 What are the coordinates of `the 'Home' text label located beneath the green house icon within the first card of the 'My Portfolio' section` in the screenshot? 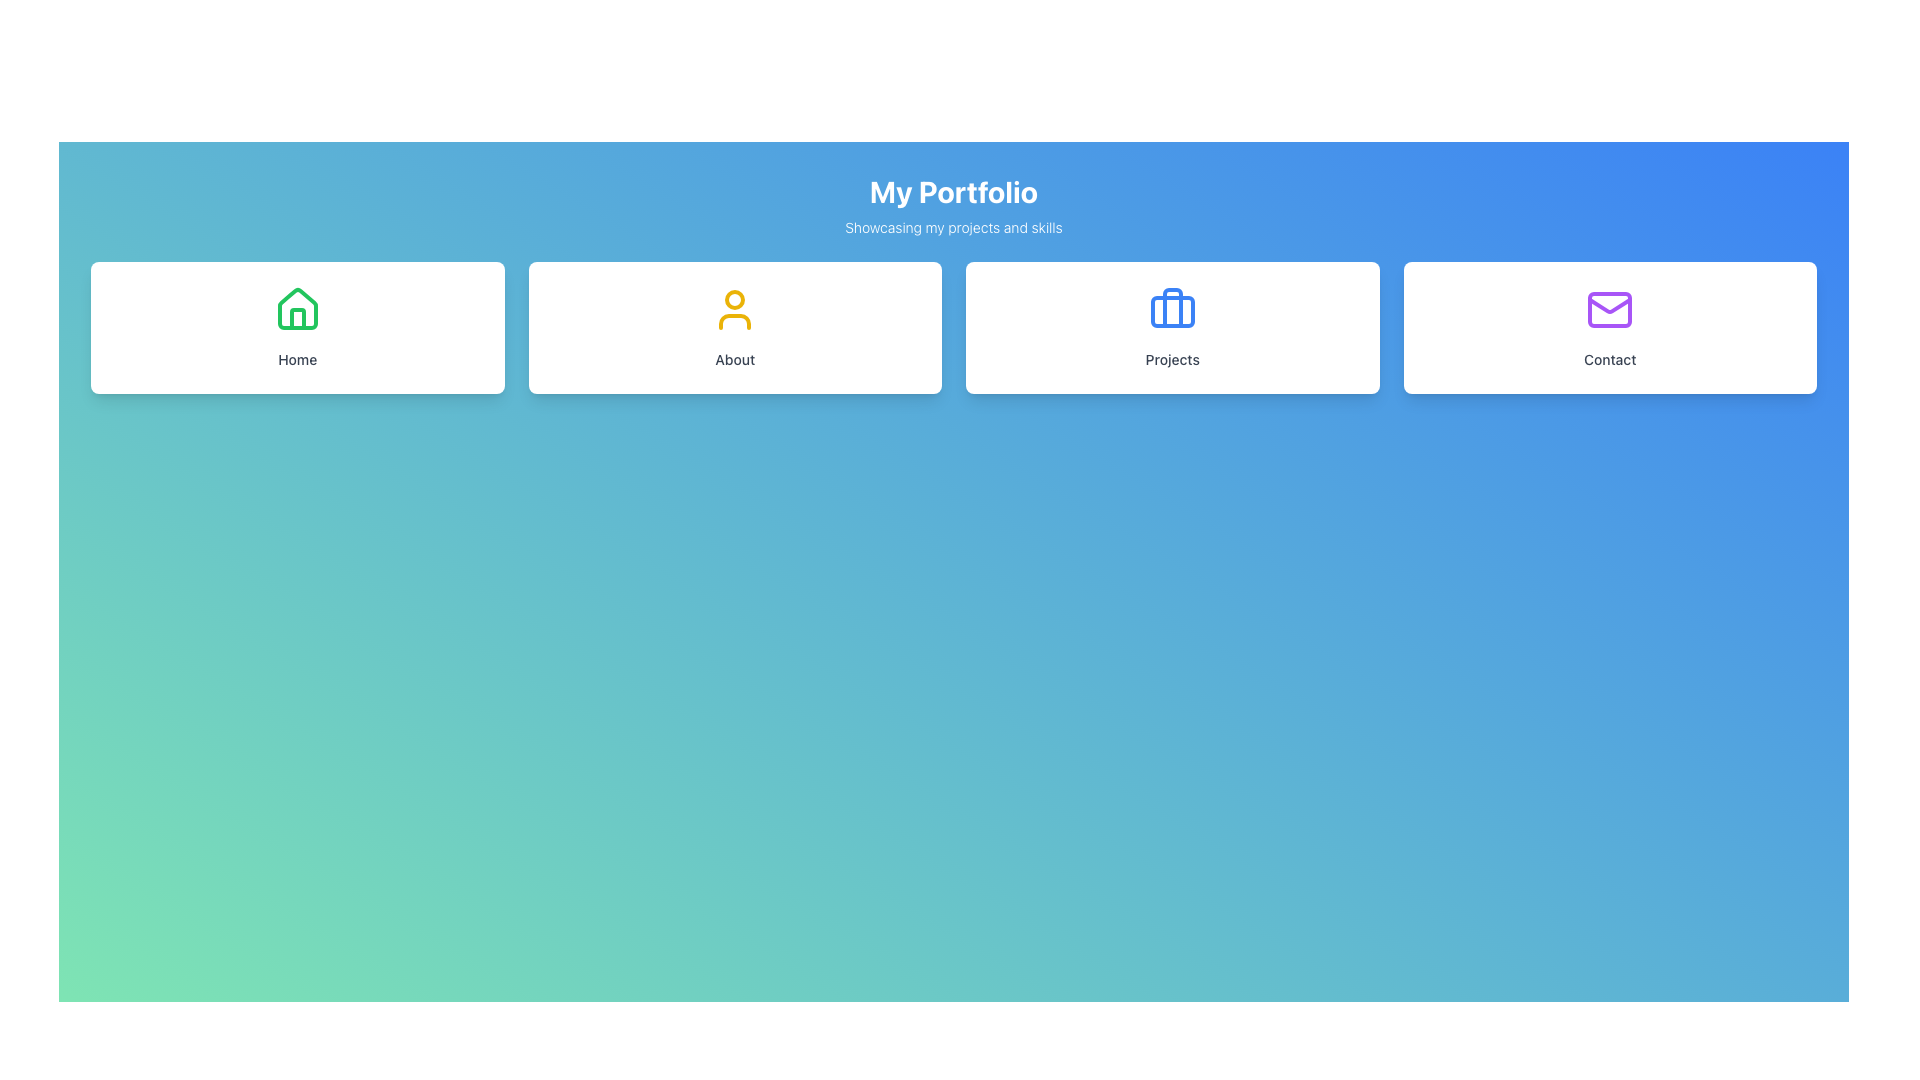 It's located at (296, 358).